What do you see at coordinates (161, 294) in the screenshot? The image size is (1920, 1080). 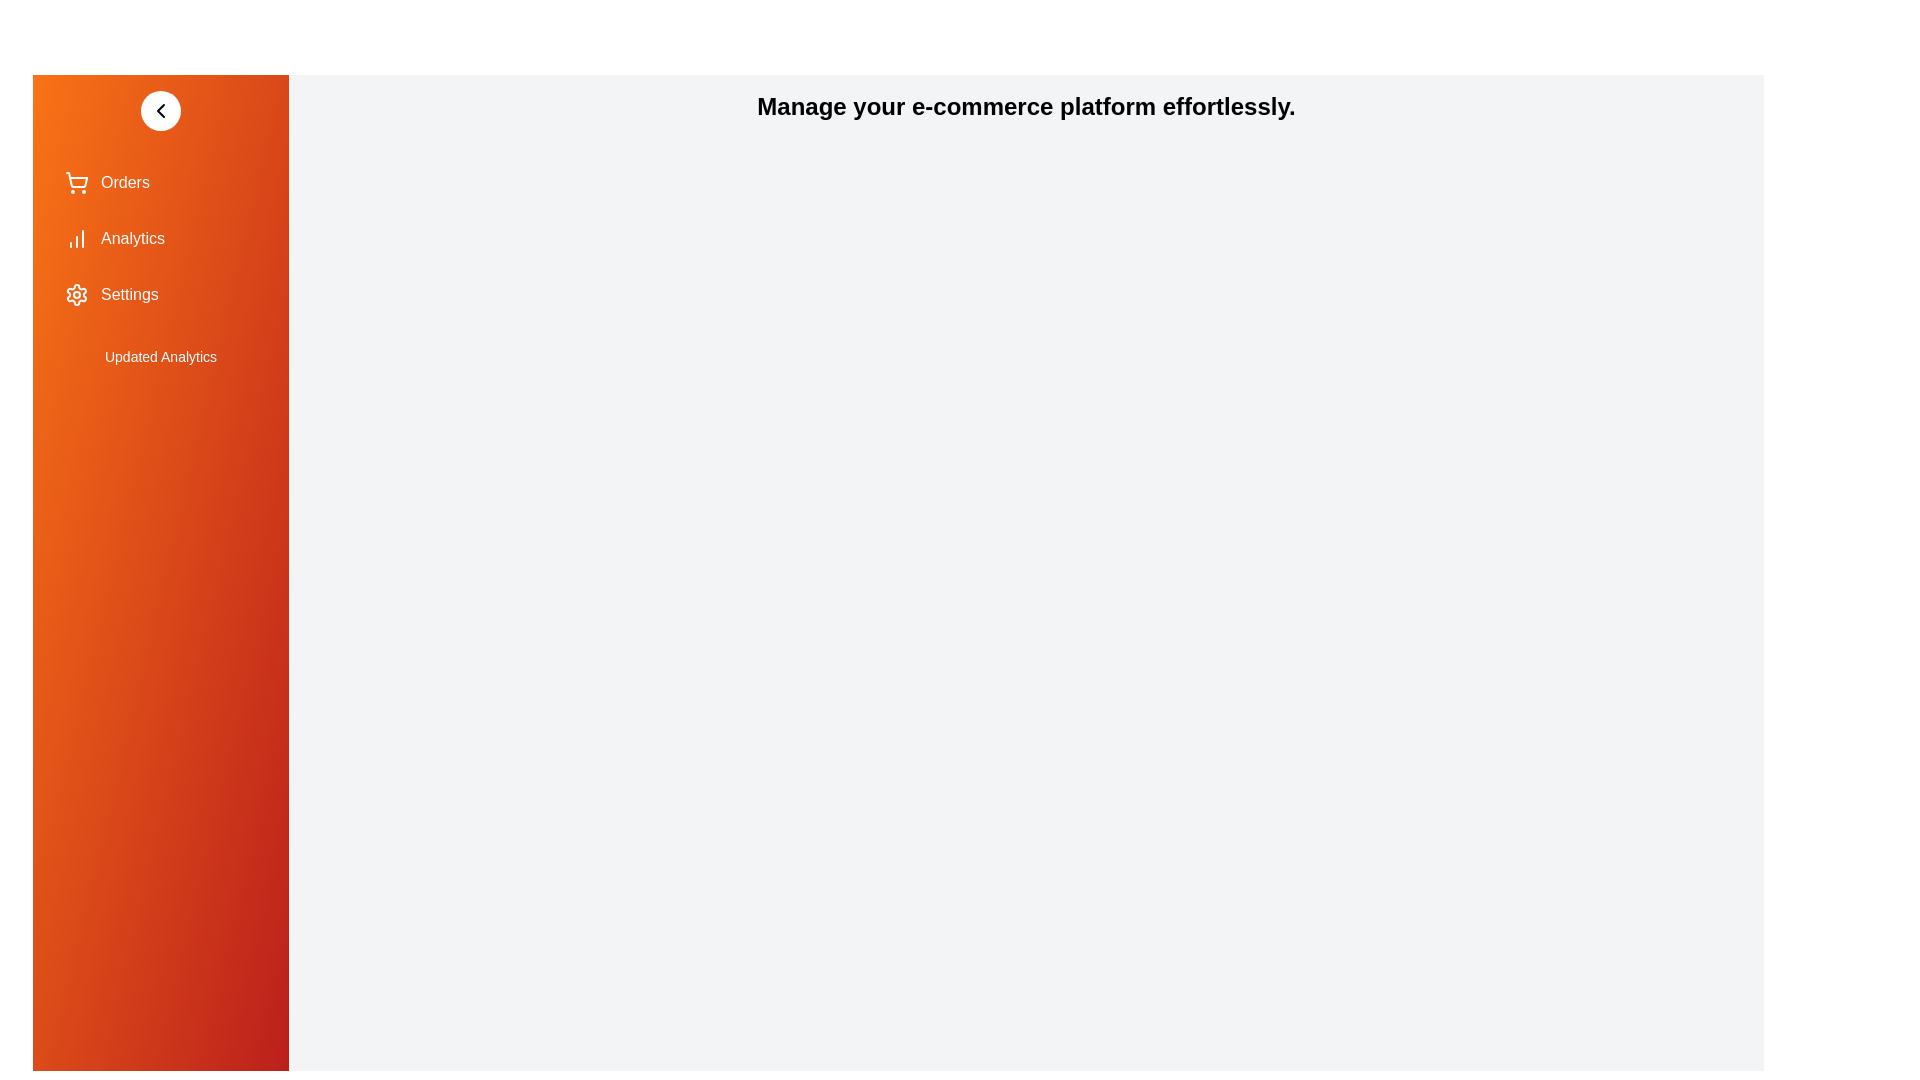 I see `the 'Settings' menu item in the sidebar` at bounding box center [161, 294].